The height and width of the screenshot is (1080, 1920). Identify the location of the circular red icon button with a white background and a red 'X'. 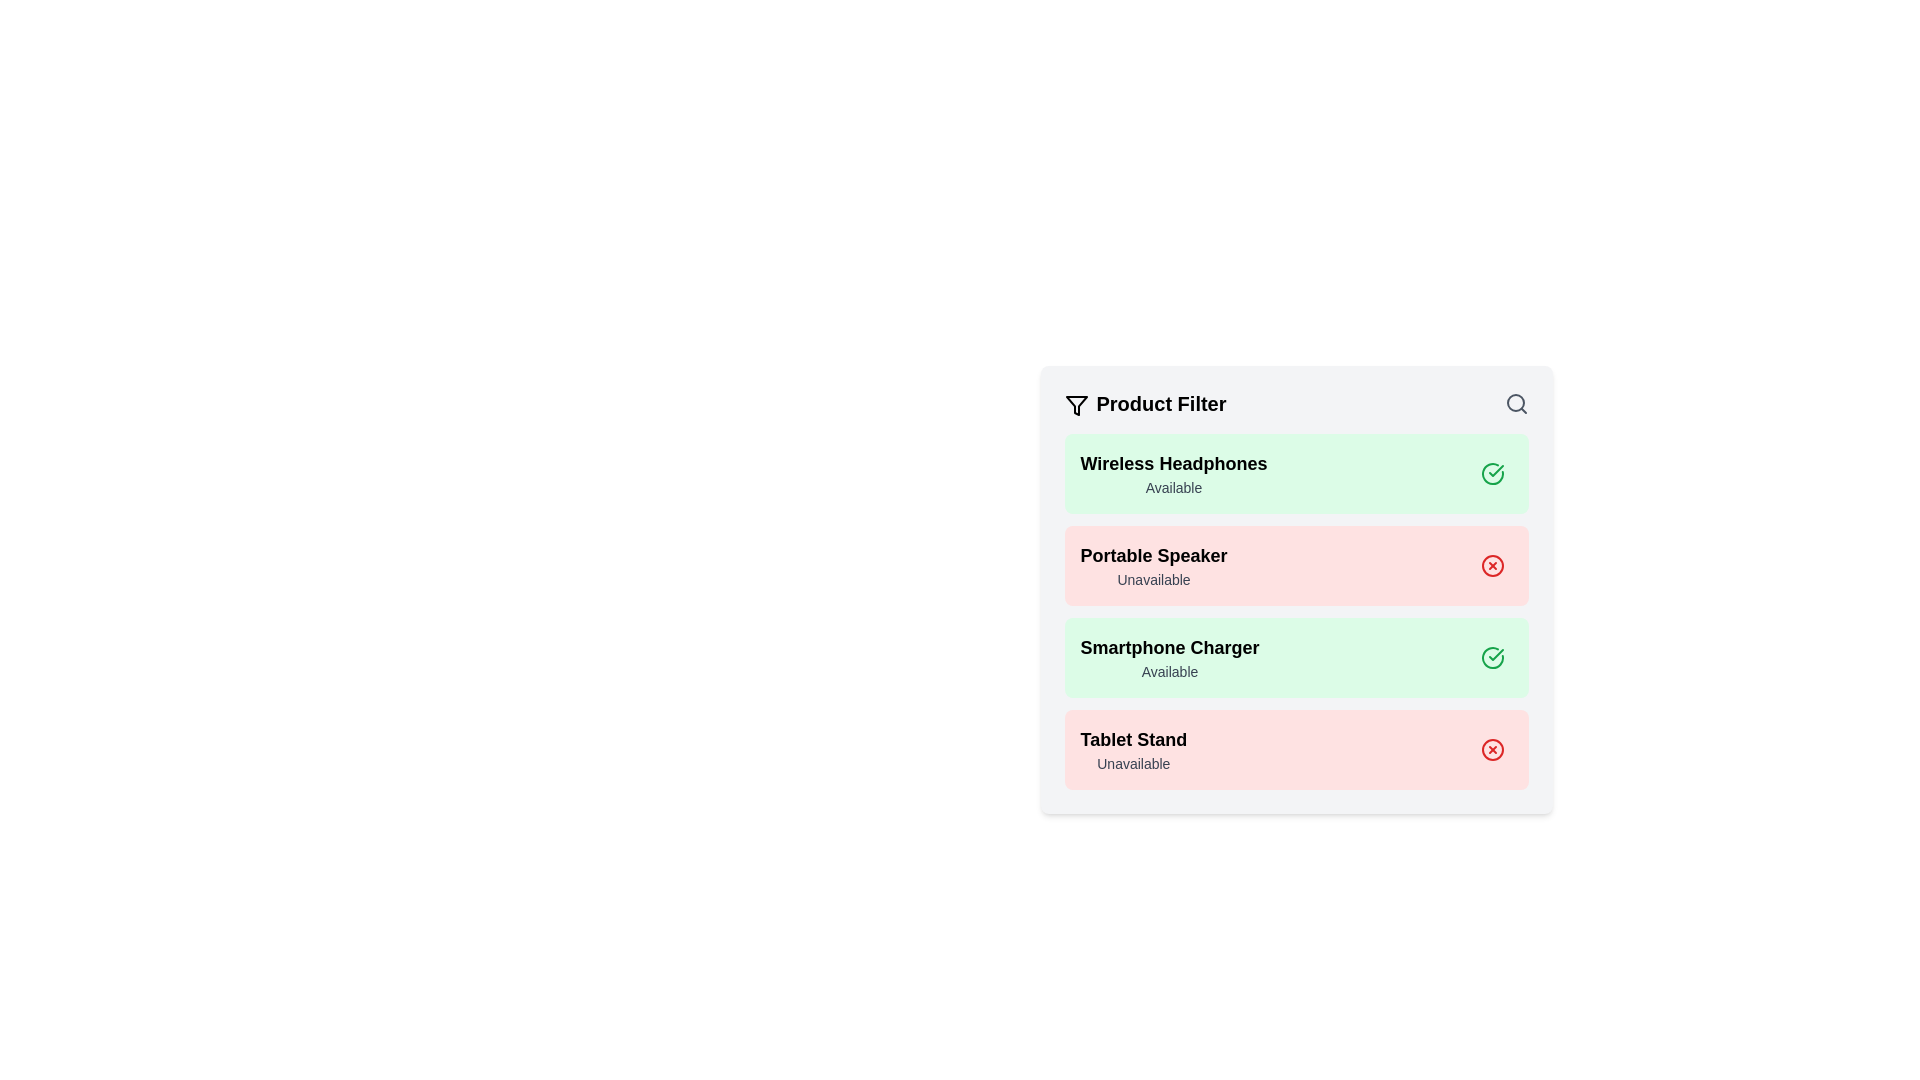
(1492, 566).